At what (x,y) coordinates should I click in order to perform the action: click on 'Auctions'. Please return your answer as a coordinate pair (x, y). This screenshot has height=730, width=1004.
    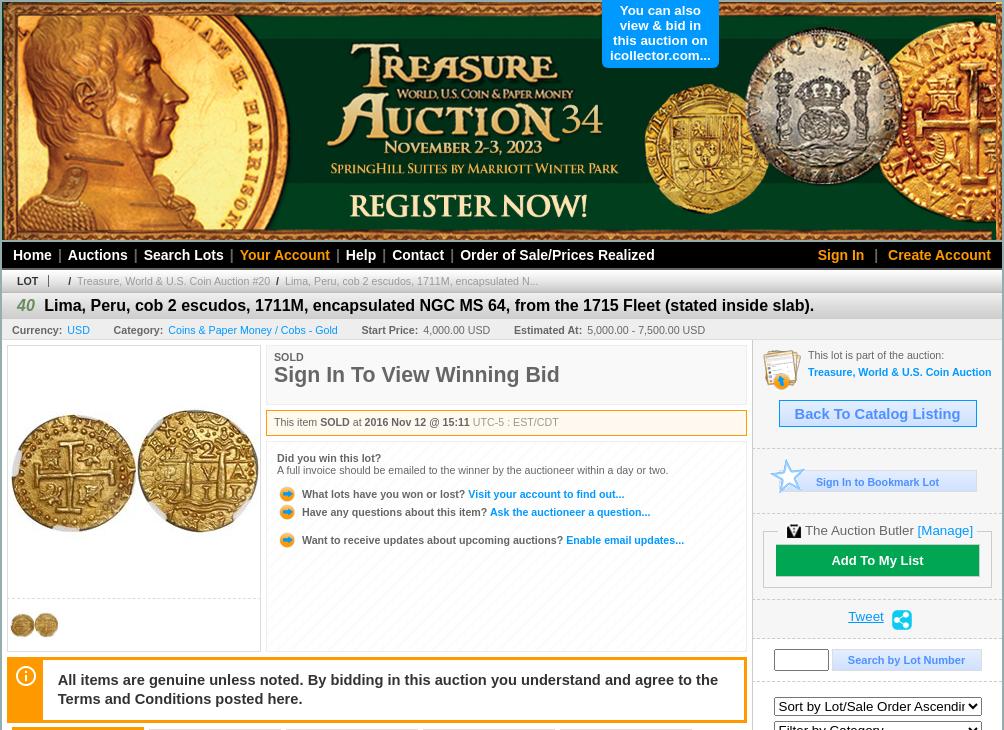
    Looking at the image, I should click on (96, 254).